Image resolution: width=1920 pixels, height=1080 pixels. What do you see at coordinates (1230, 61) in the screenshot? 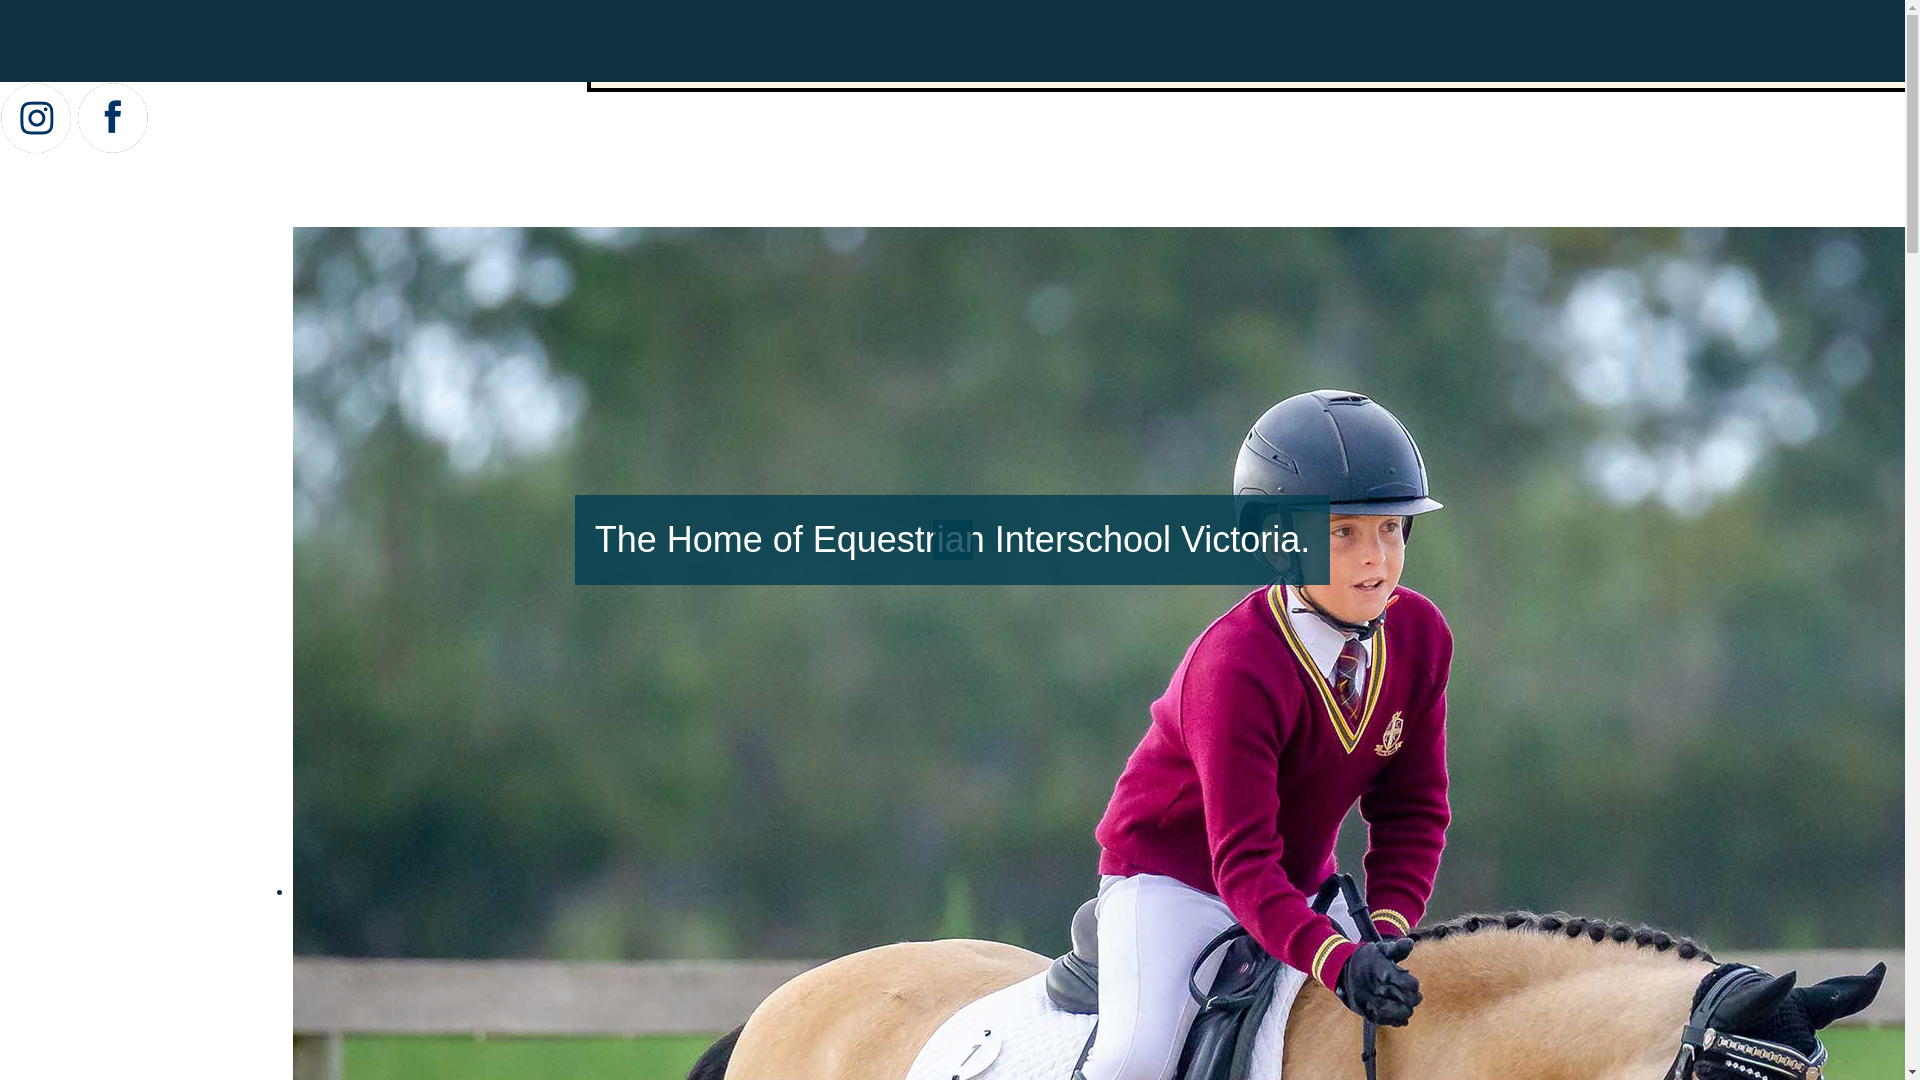
I see `'EVENTING'` at bounding box center [1230, 61].